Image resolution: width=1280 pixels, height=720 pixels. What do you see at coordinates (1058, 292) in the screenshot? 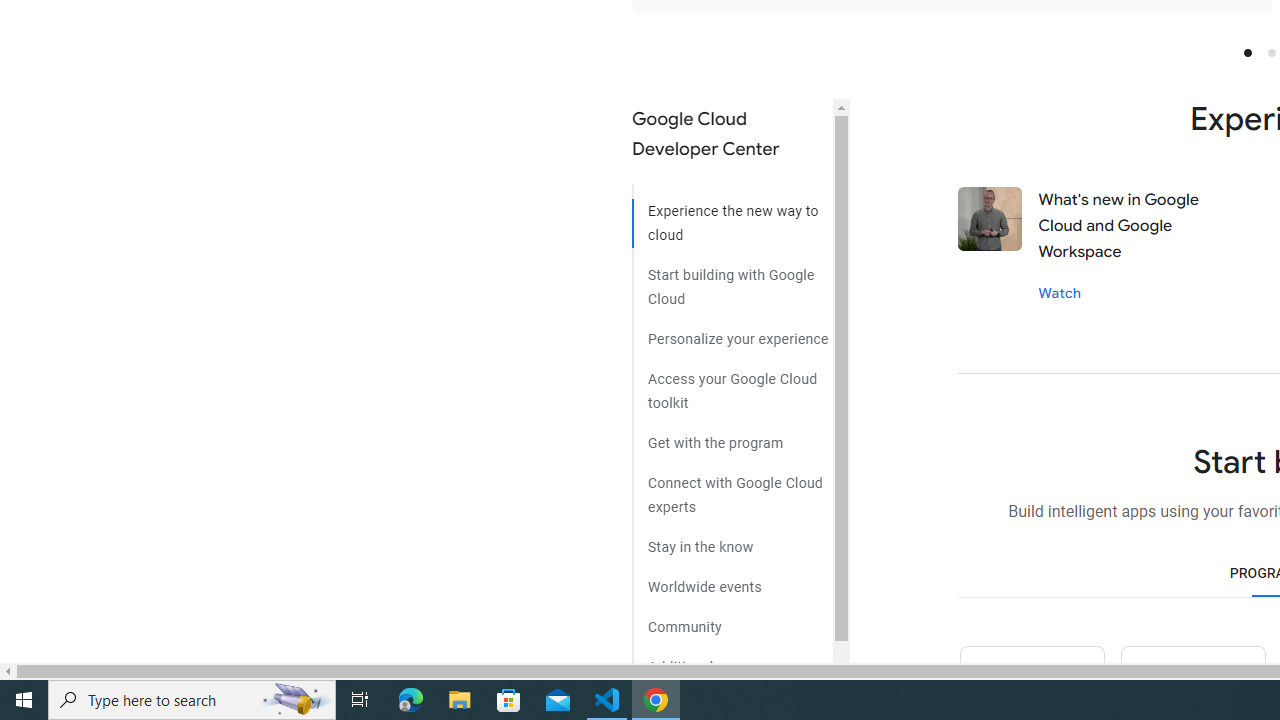
I see `'Watch'` at bounding box center [1058, 292].